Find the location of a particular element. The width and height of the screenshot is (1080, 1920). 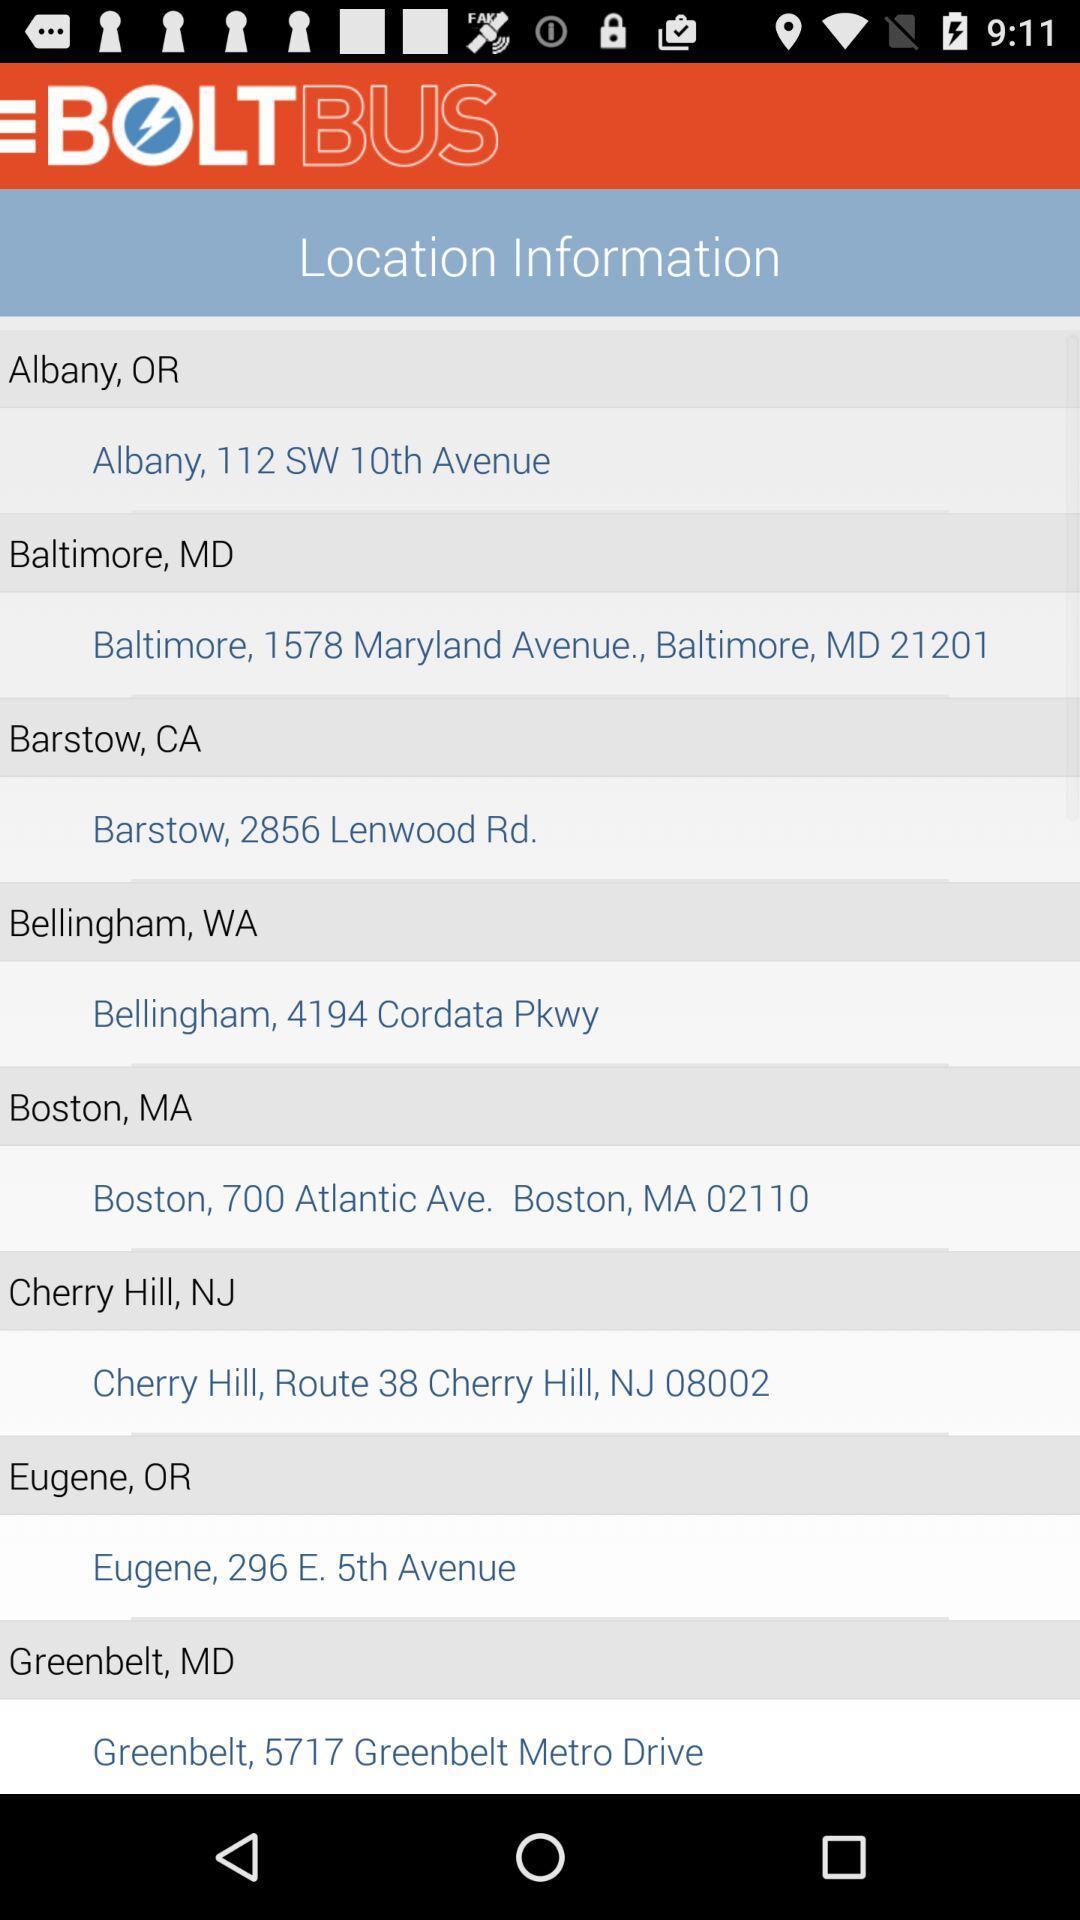

the item below the baltimore 1578 maryland item is located at coordinates (540, 696).